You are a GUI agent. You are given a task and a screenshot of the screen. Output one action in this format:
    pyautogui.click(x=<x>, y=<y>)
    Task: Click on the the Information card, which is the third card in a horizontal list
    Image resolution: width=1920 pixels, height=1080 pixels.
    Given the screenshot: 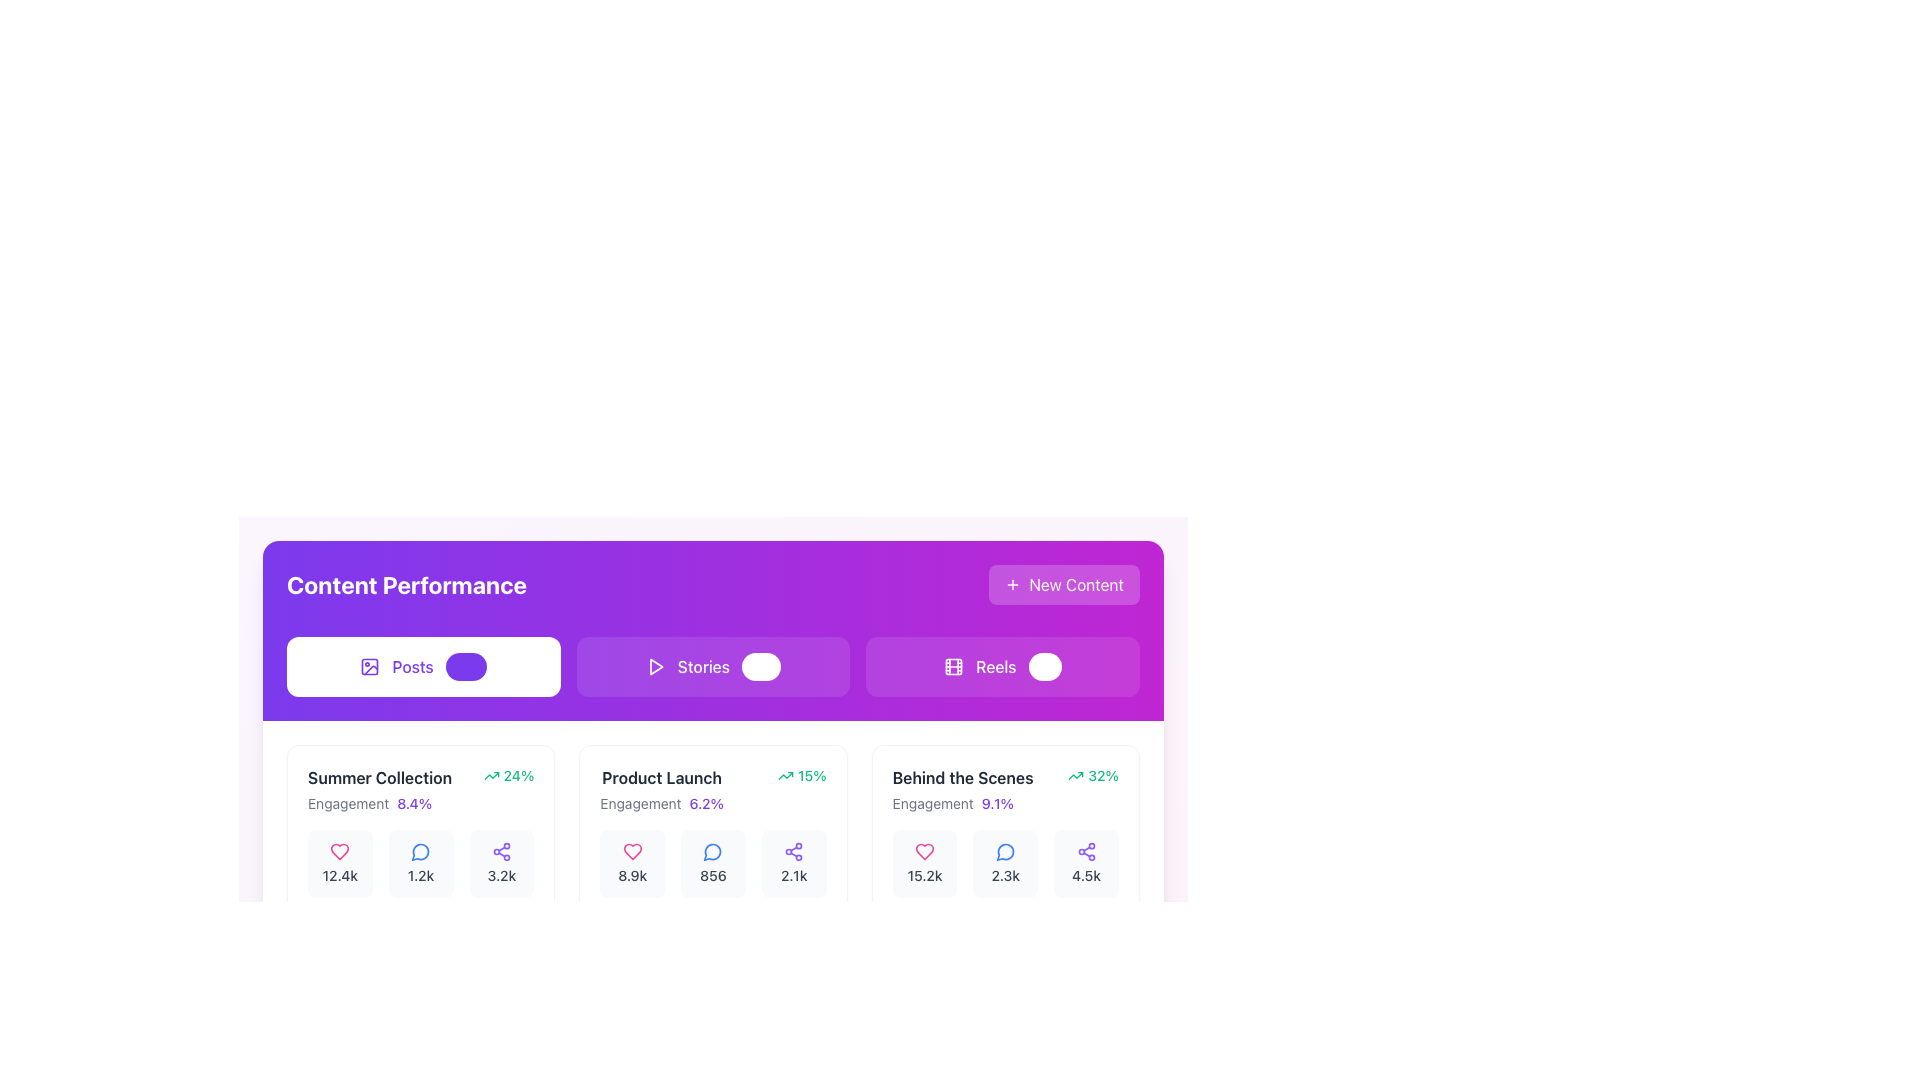 What is the action you would take?
    pyautogui.click(x=1004, y=840)
    